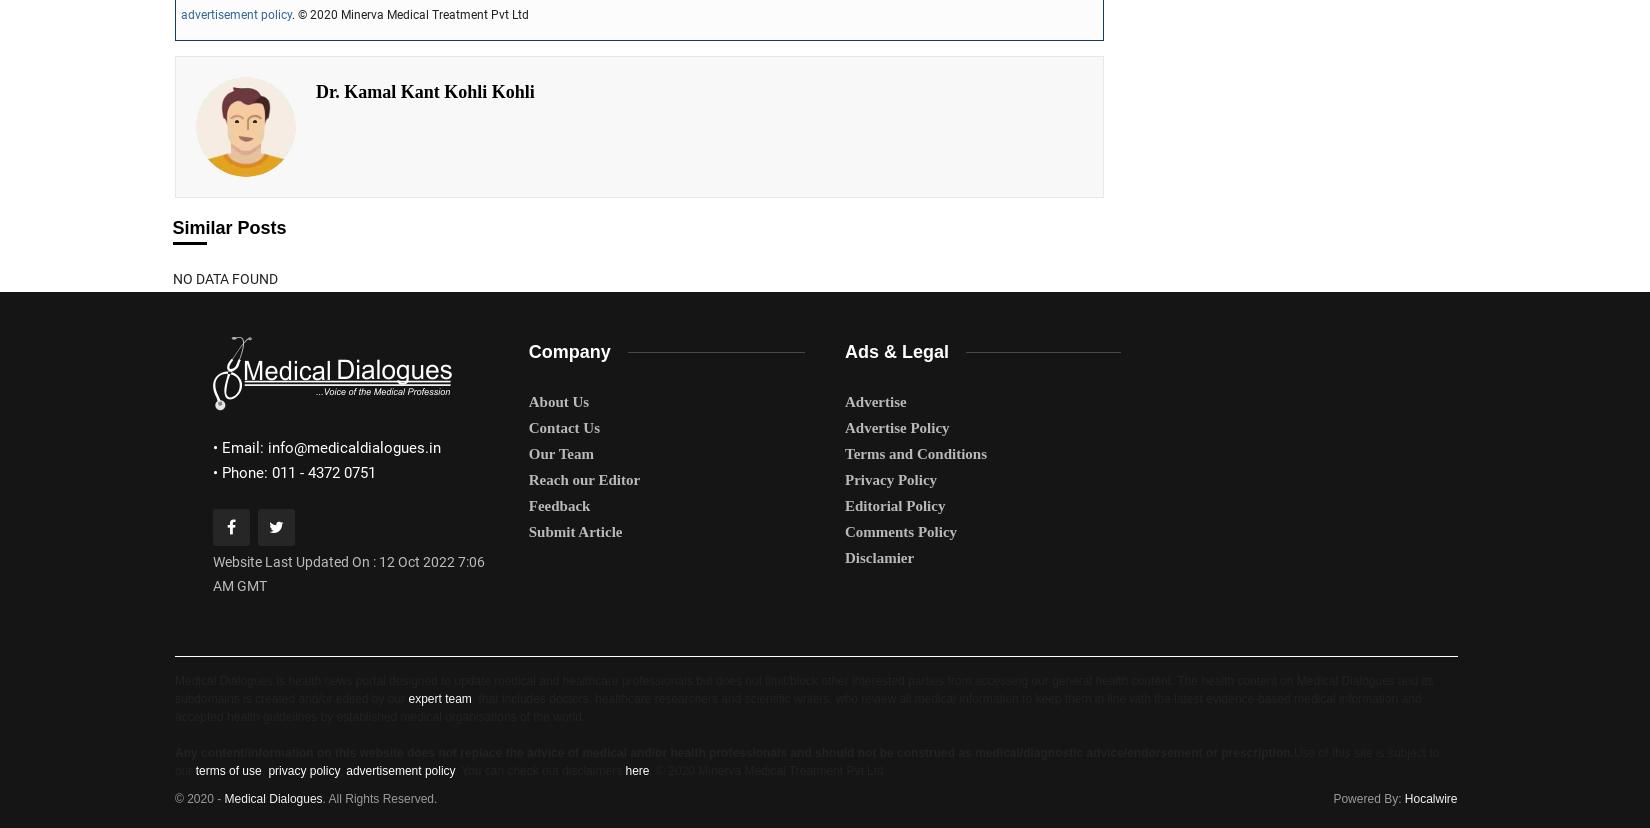 The image size is (1650, 828). Describe the element at coordinates (558, 504) in the screenshot. I see `'Feedback'` at that location.